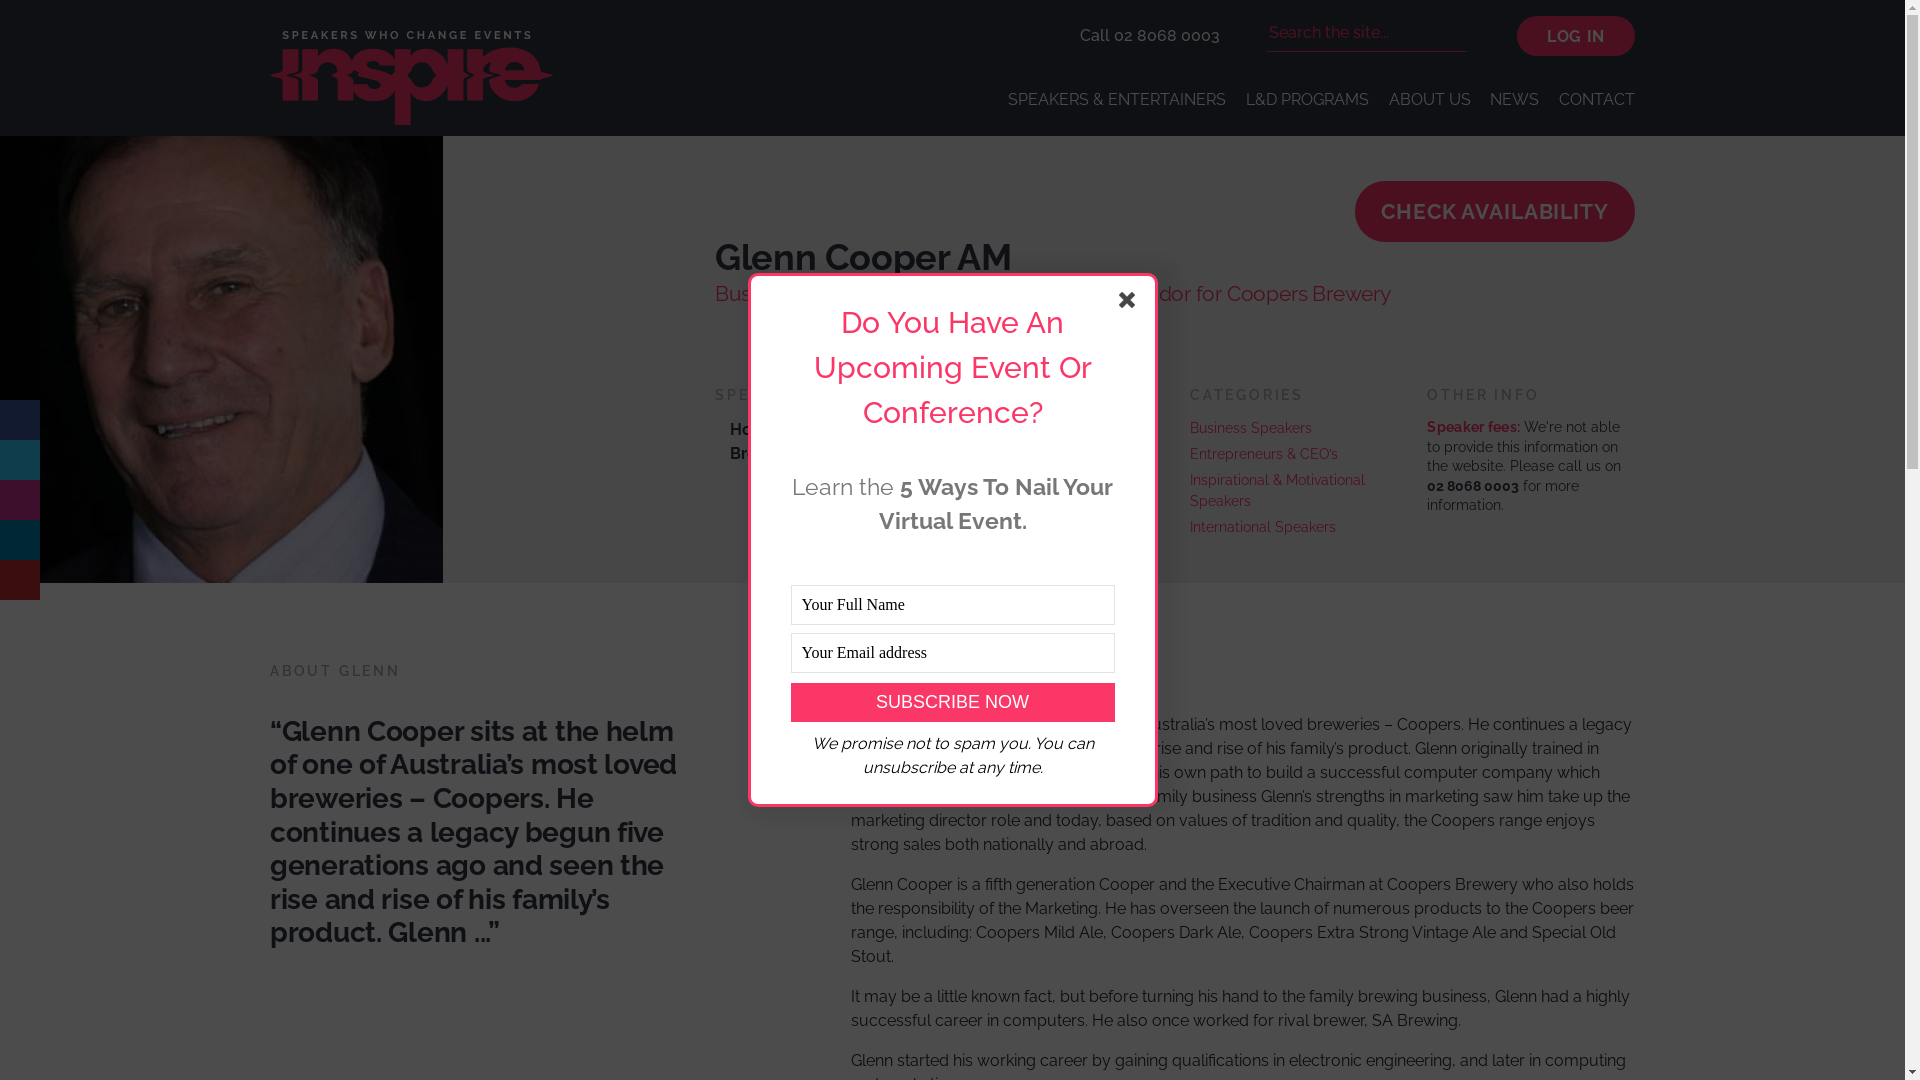  What do you see at coordinates (1276, 490) in the screenshot?
I see `'Inspirational & Motivational Speakers'` at bounding box center [1276, 490].